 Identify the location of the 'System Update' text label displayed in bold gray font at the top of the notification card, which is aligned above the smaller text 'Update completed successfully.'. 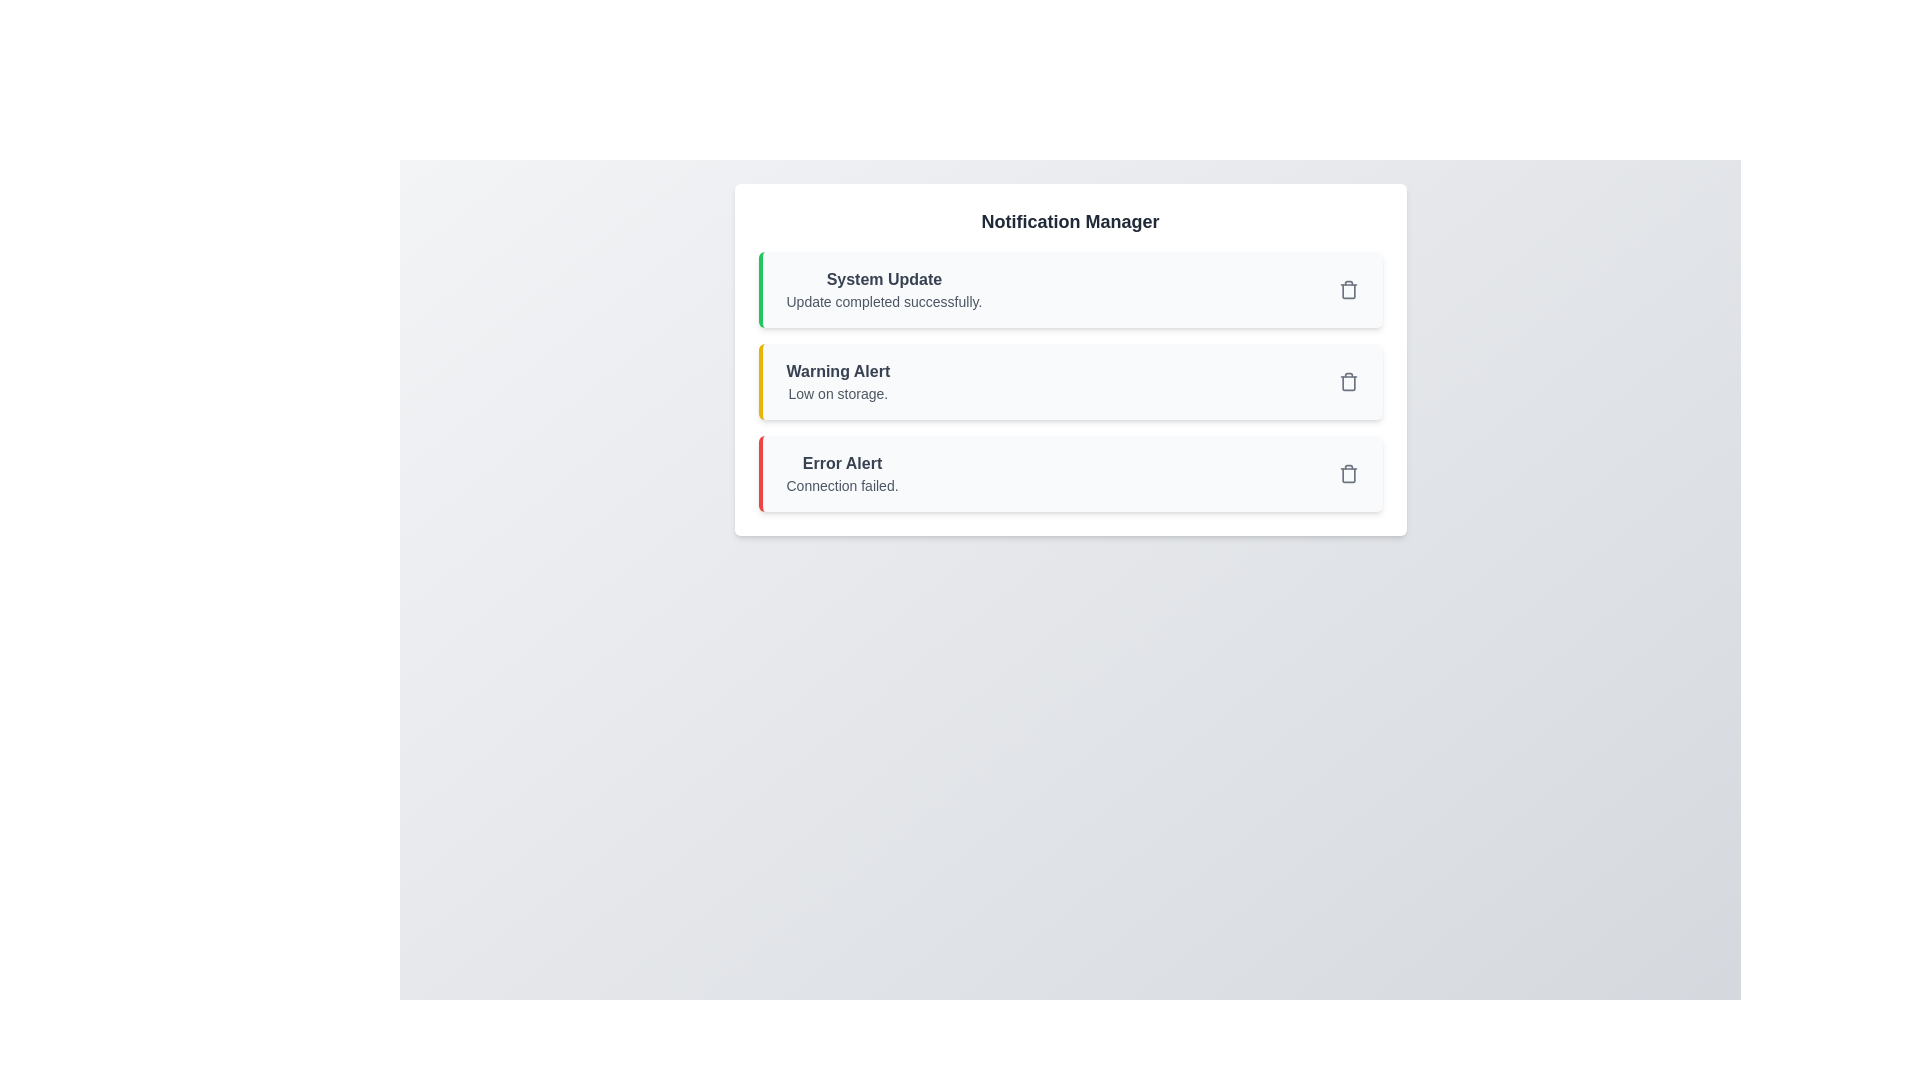
(883, 280).